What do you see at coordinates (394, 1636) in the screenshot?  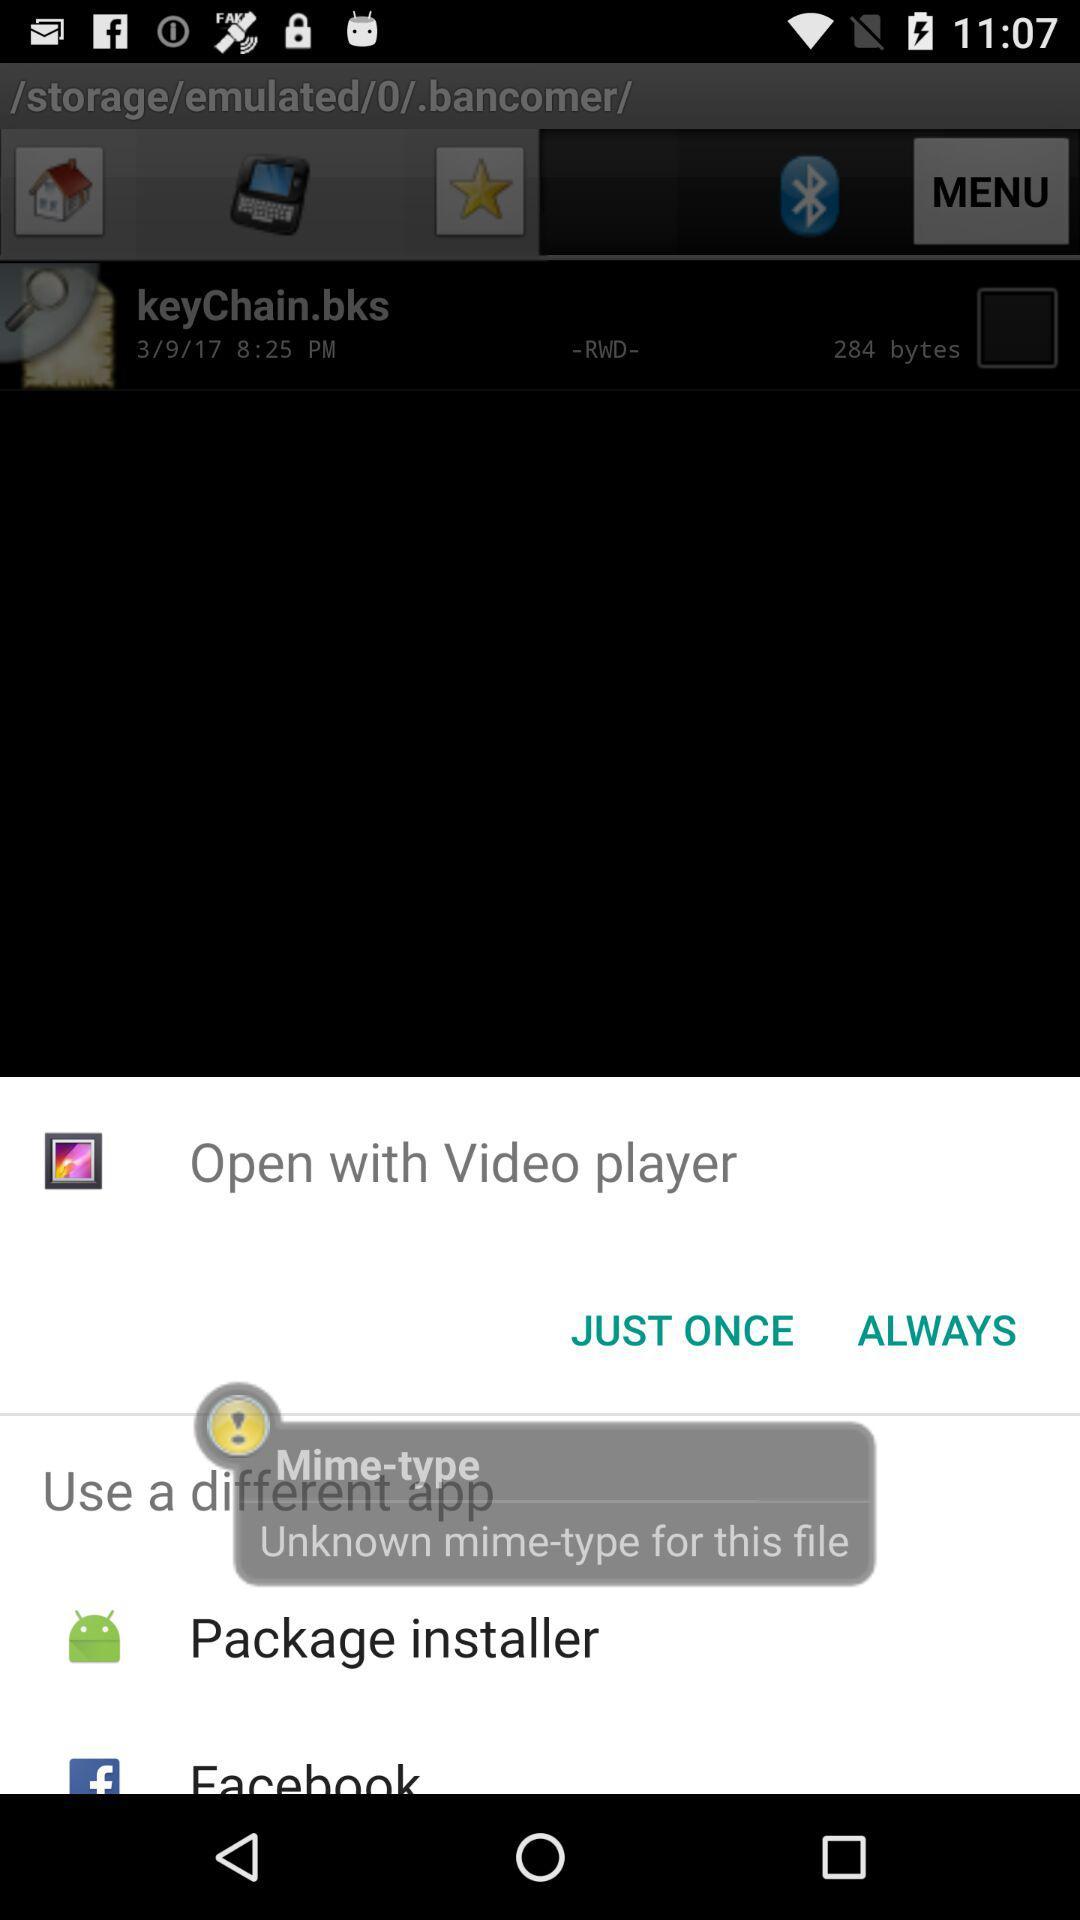 I see `item below use a different icon` at bounding box center [394, 1636].